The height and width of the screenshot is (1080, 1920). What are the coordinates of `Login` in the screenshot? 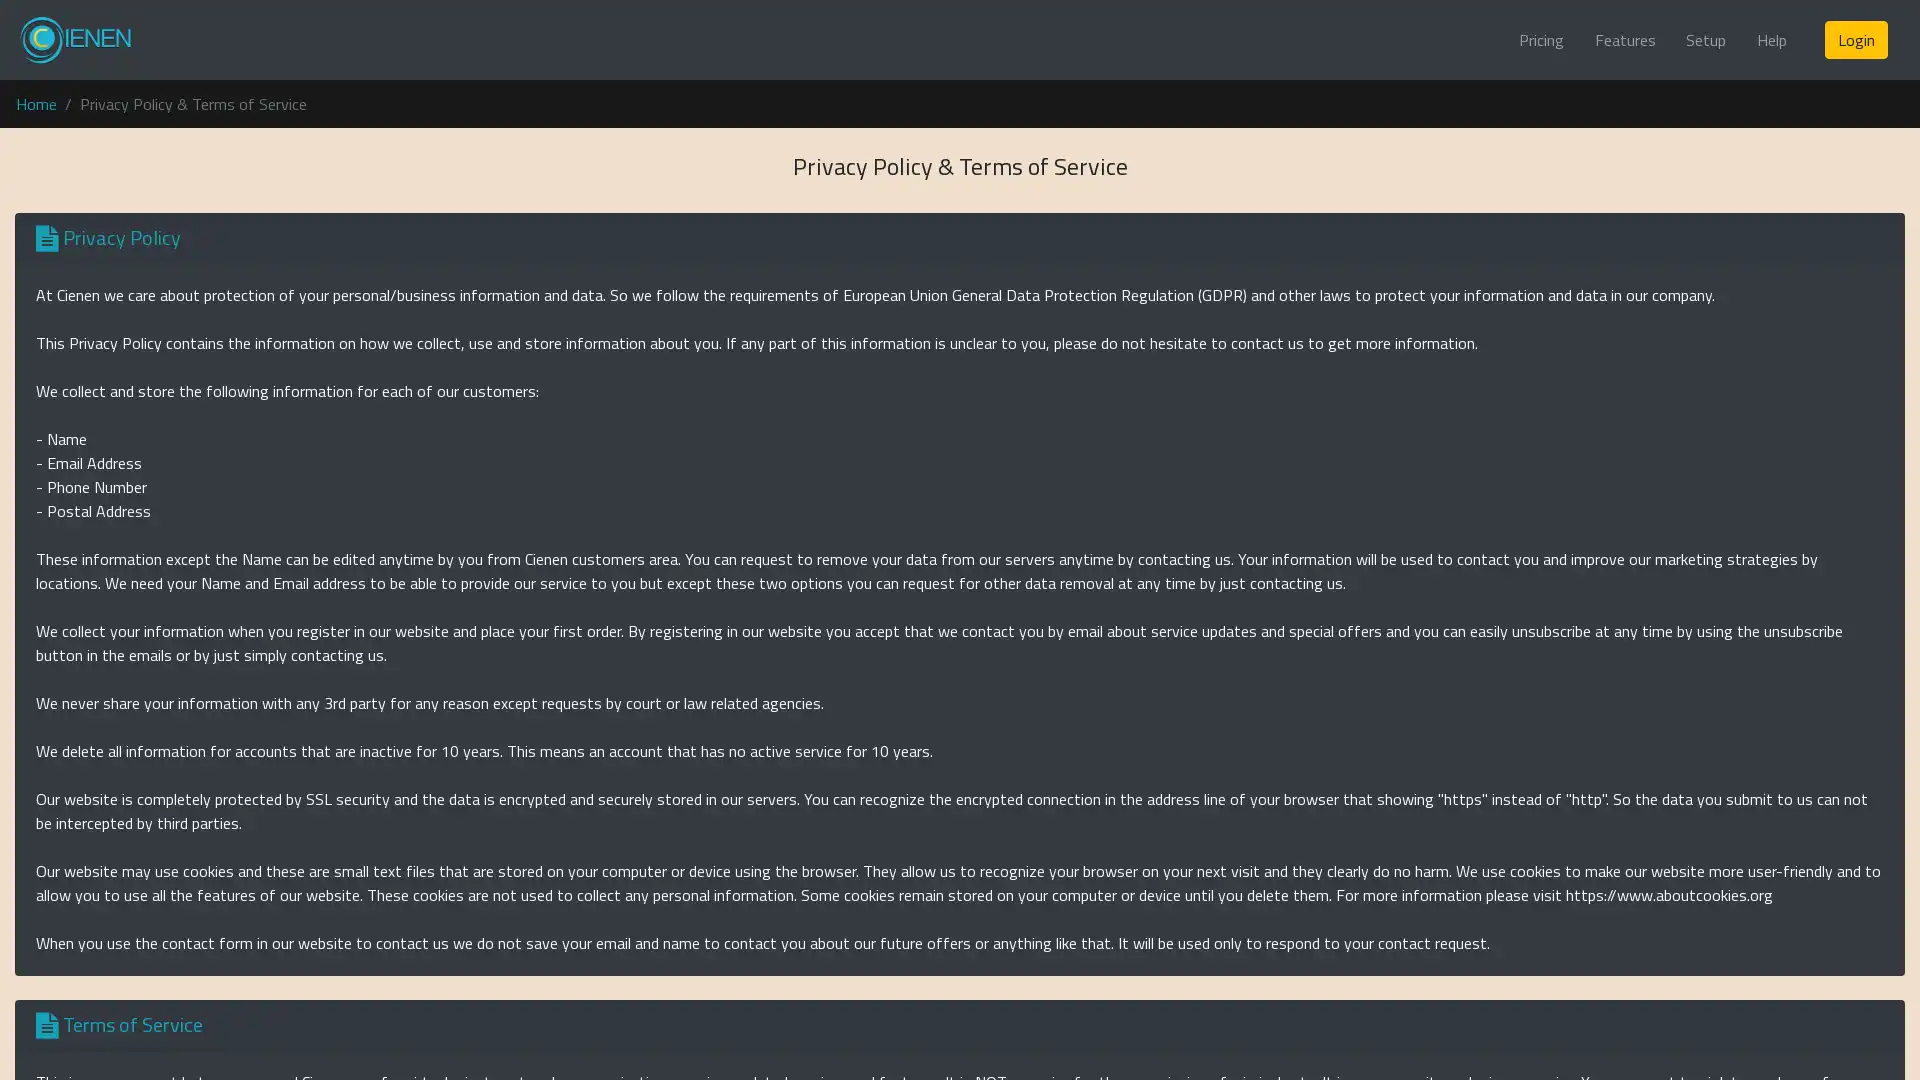 It's located at (1855, 39).